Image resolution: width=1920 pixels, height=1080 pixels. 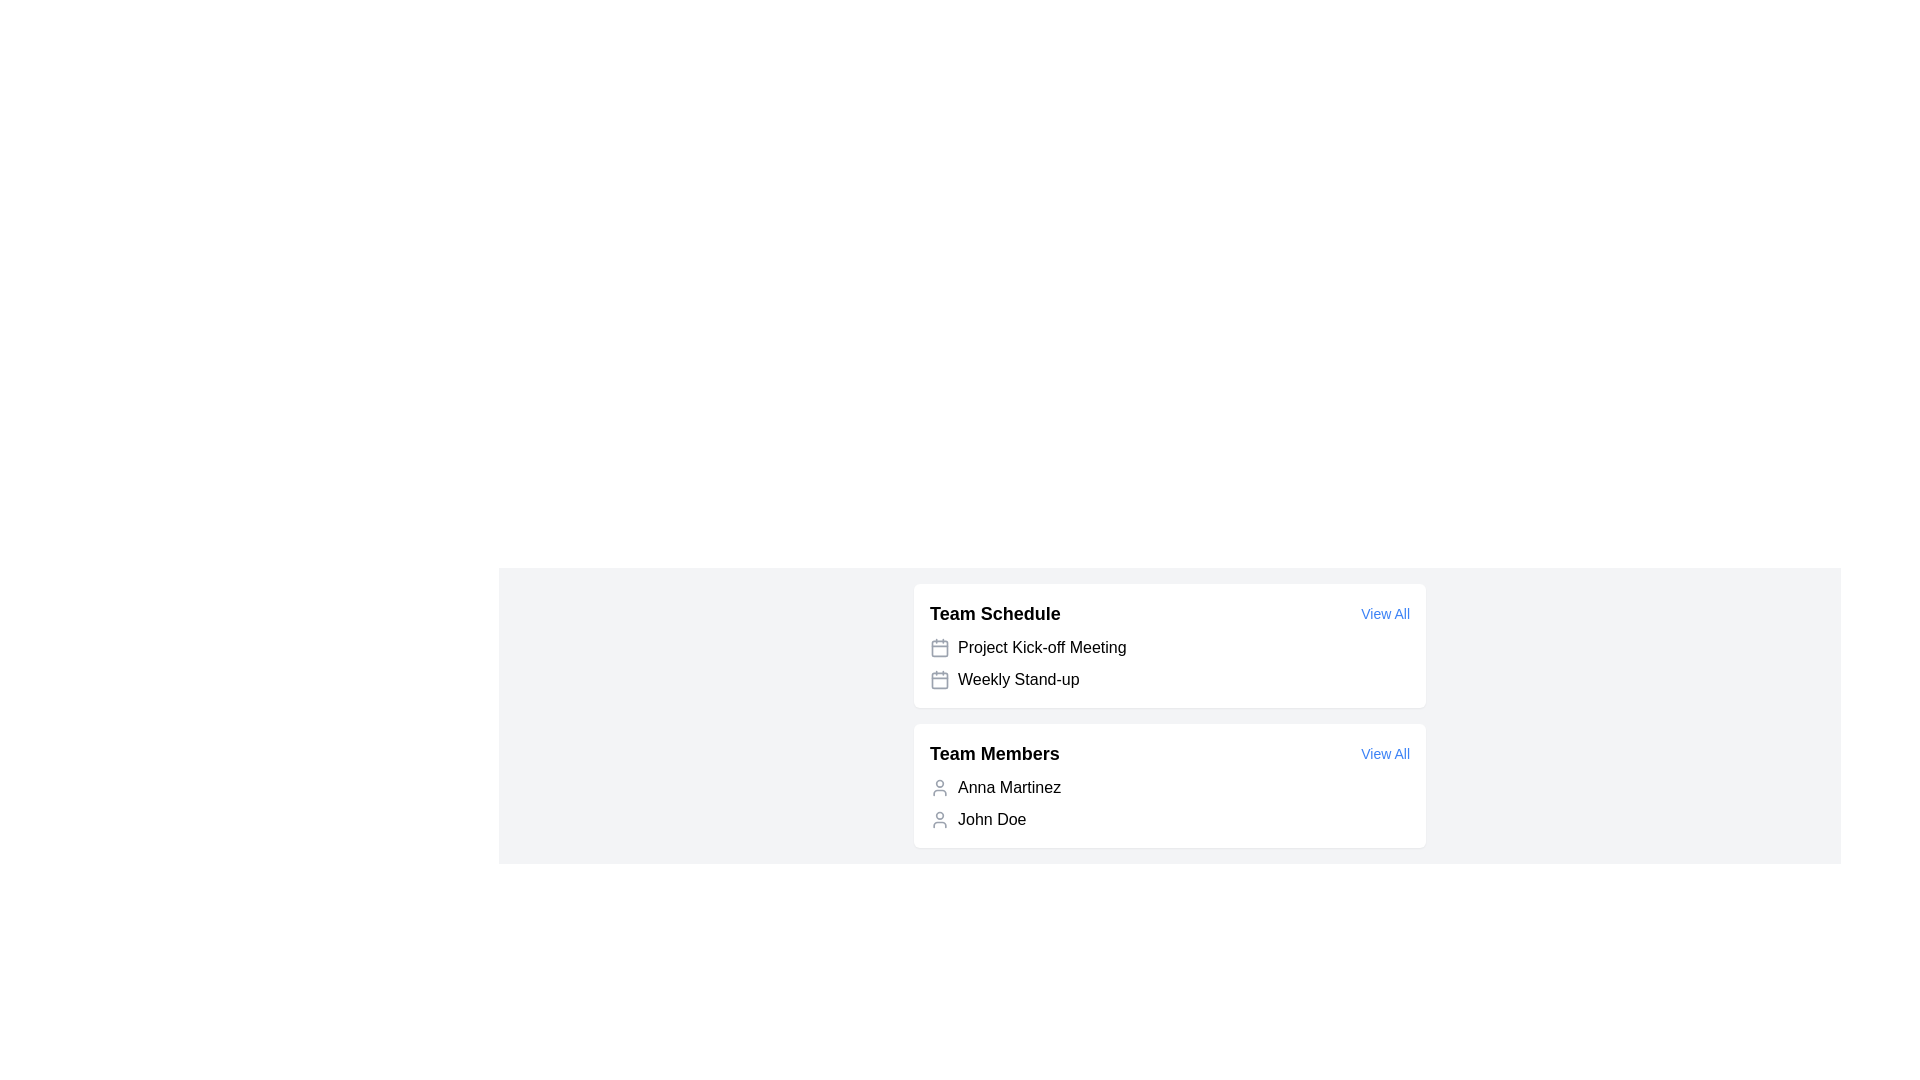 What do you see at coordinates (995, 612) in the screenshot?
I see `the non-interactive Text Label that signifies the content related to the team schedule, positioned on the left side above the list of scheduled activities` at bounding box center [995, 612].